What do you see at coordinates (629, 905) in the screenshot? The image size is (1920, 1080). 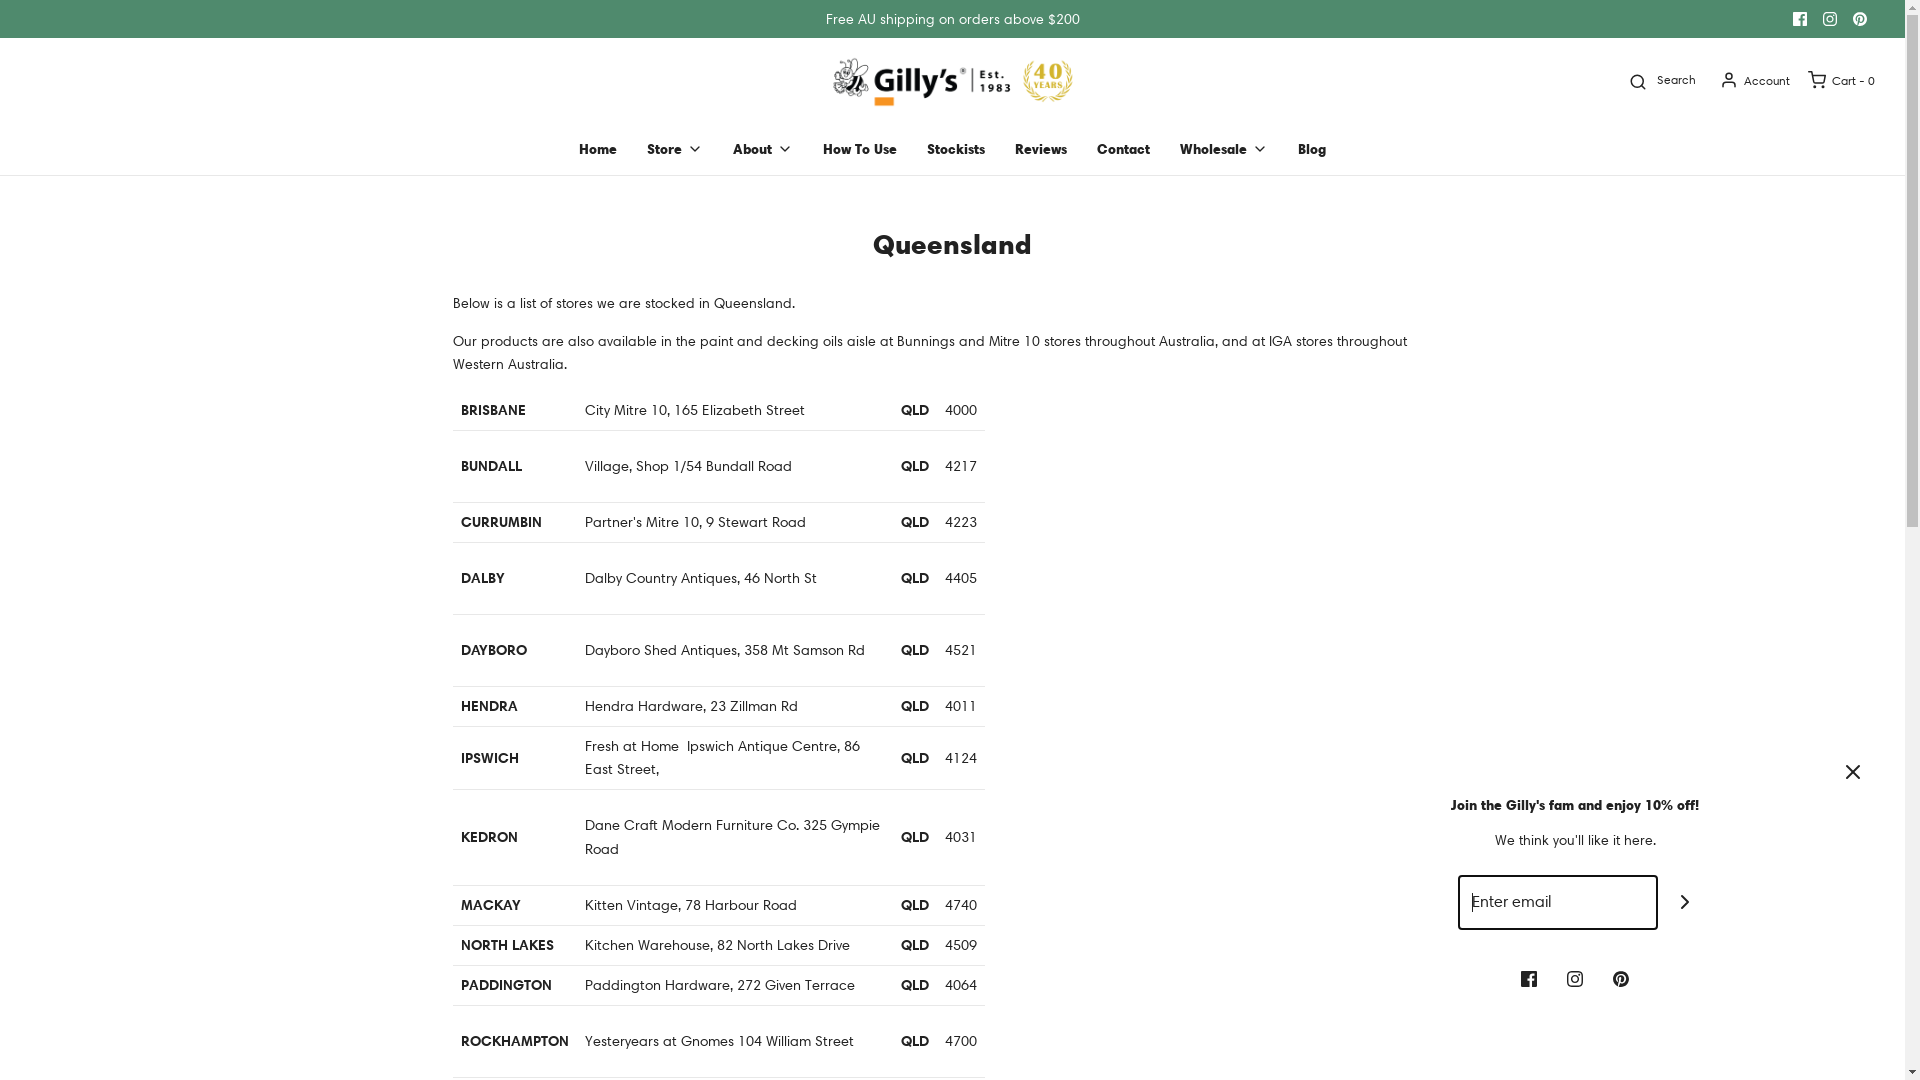 I see `'Kitten Vintage'` at bounding box center [629, 905].